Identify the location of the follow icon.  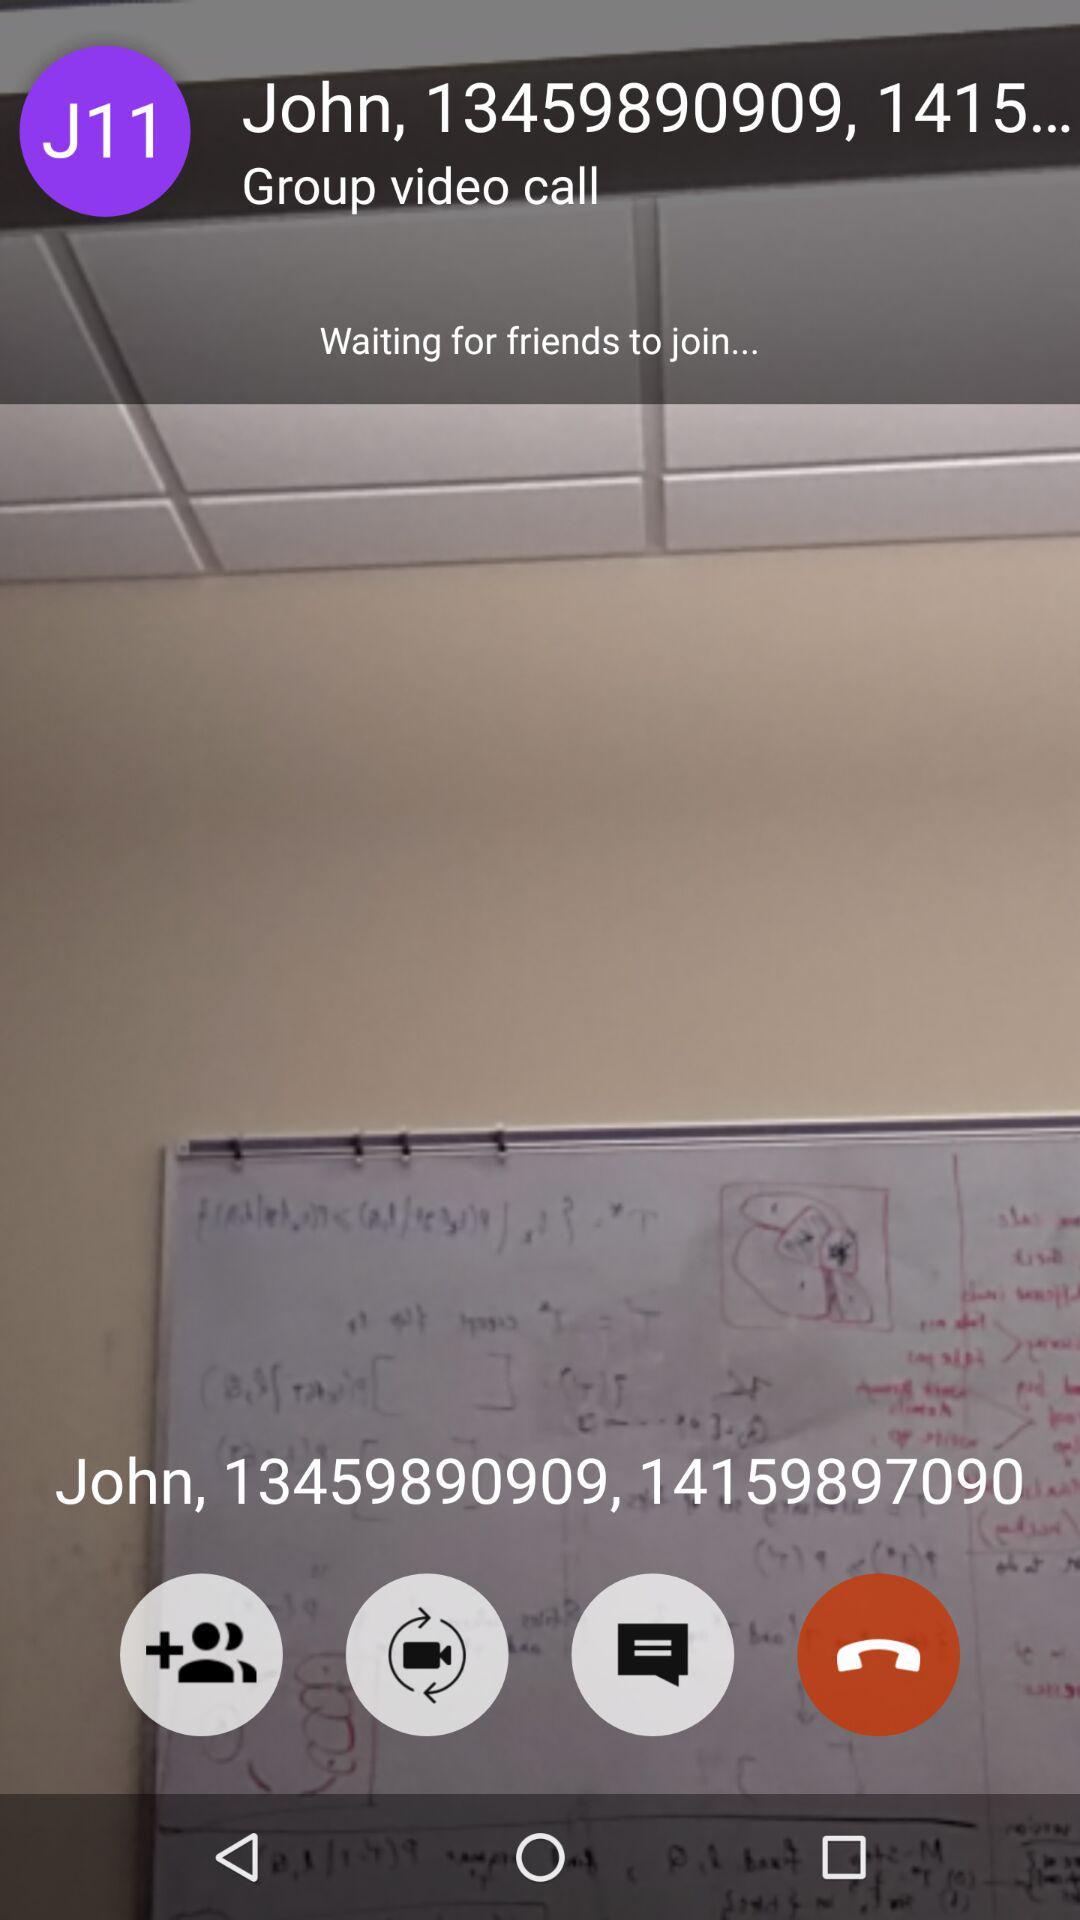
(201, 1654).